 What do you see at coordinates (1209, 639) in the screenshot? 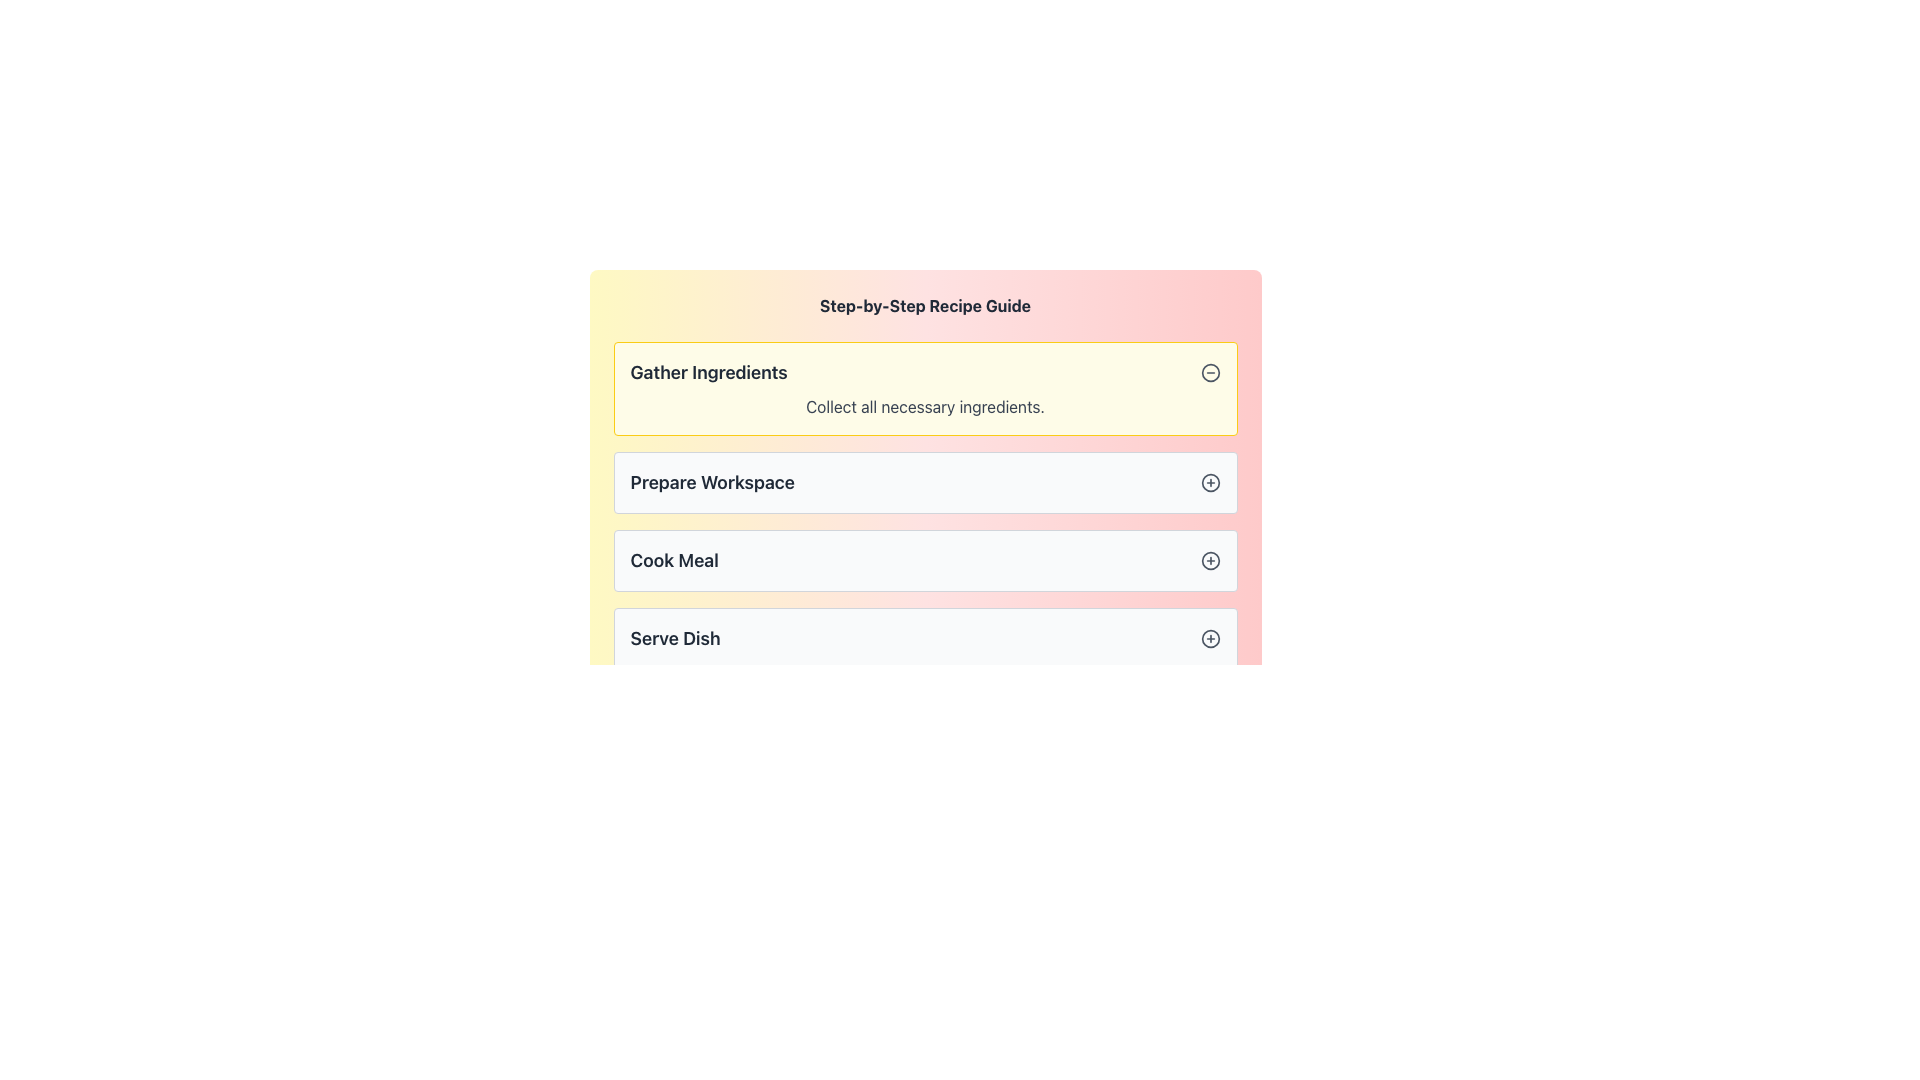
I see `the circular graphic component that is part of the icon next to the 'Serve Dish' label in the recipe steps list` at bounding box center [1209, 639].